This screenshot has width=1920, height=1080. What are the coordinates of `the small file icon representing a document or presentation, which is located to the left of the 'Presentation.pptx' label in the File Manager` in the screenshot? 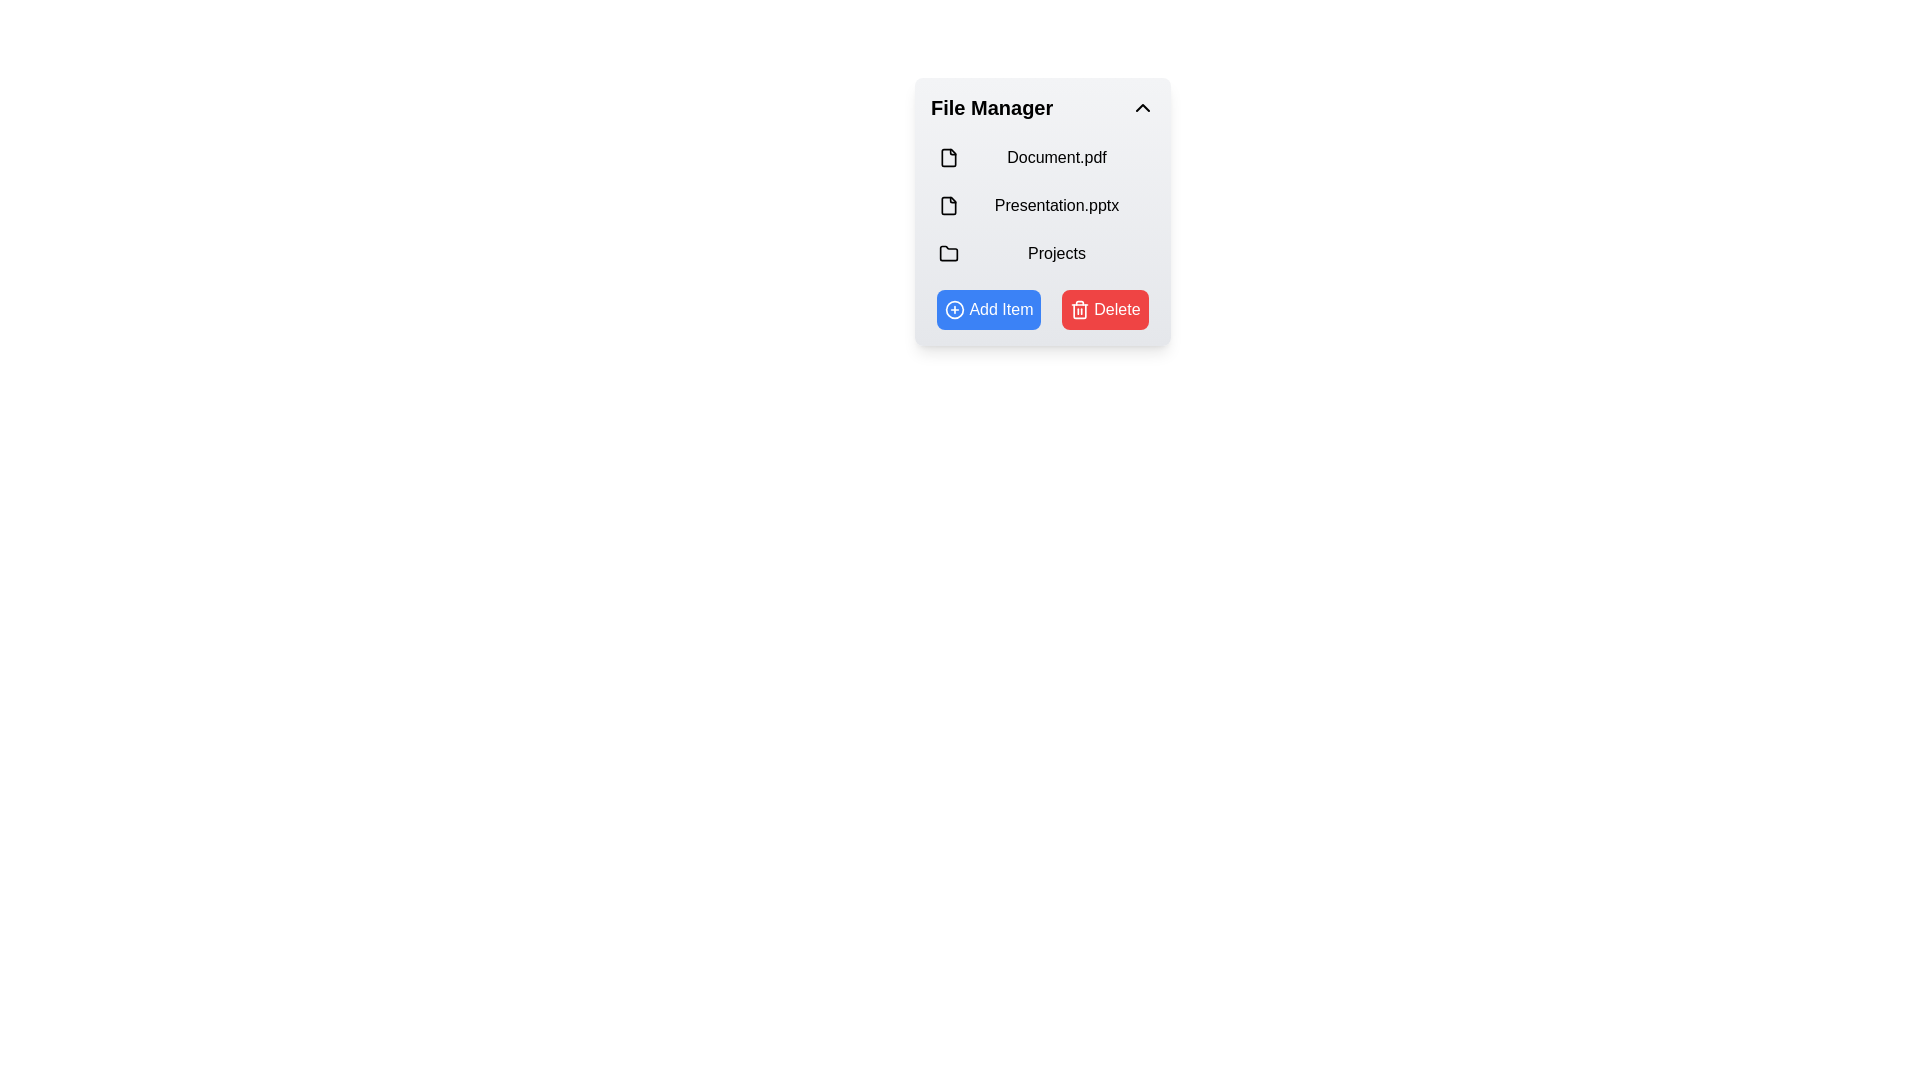 It's located at (948, 205).